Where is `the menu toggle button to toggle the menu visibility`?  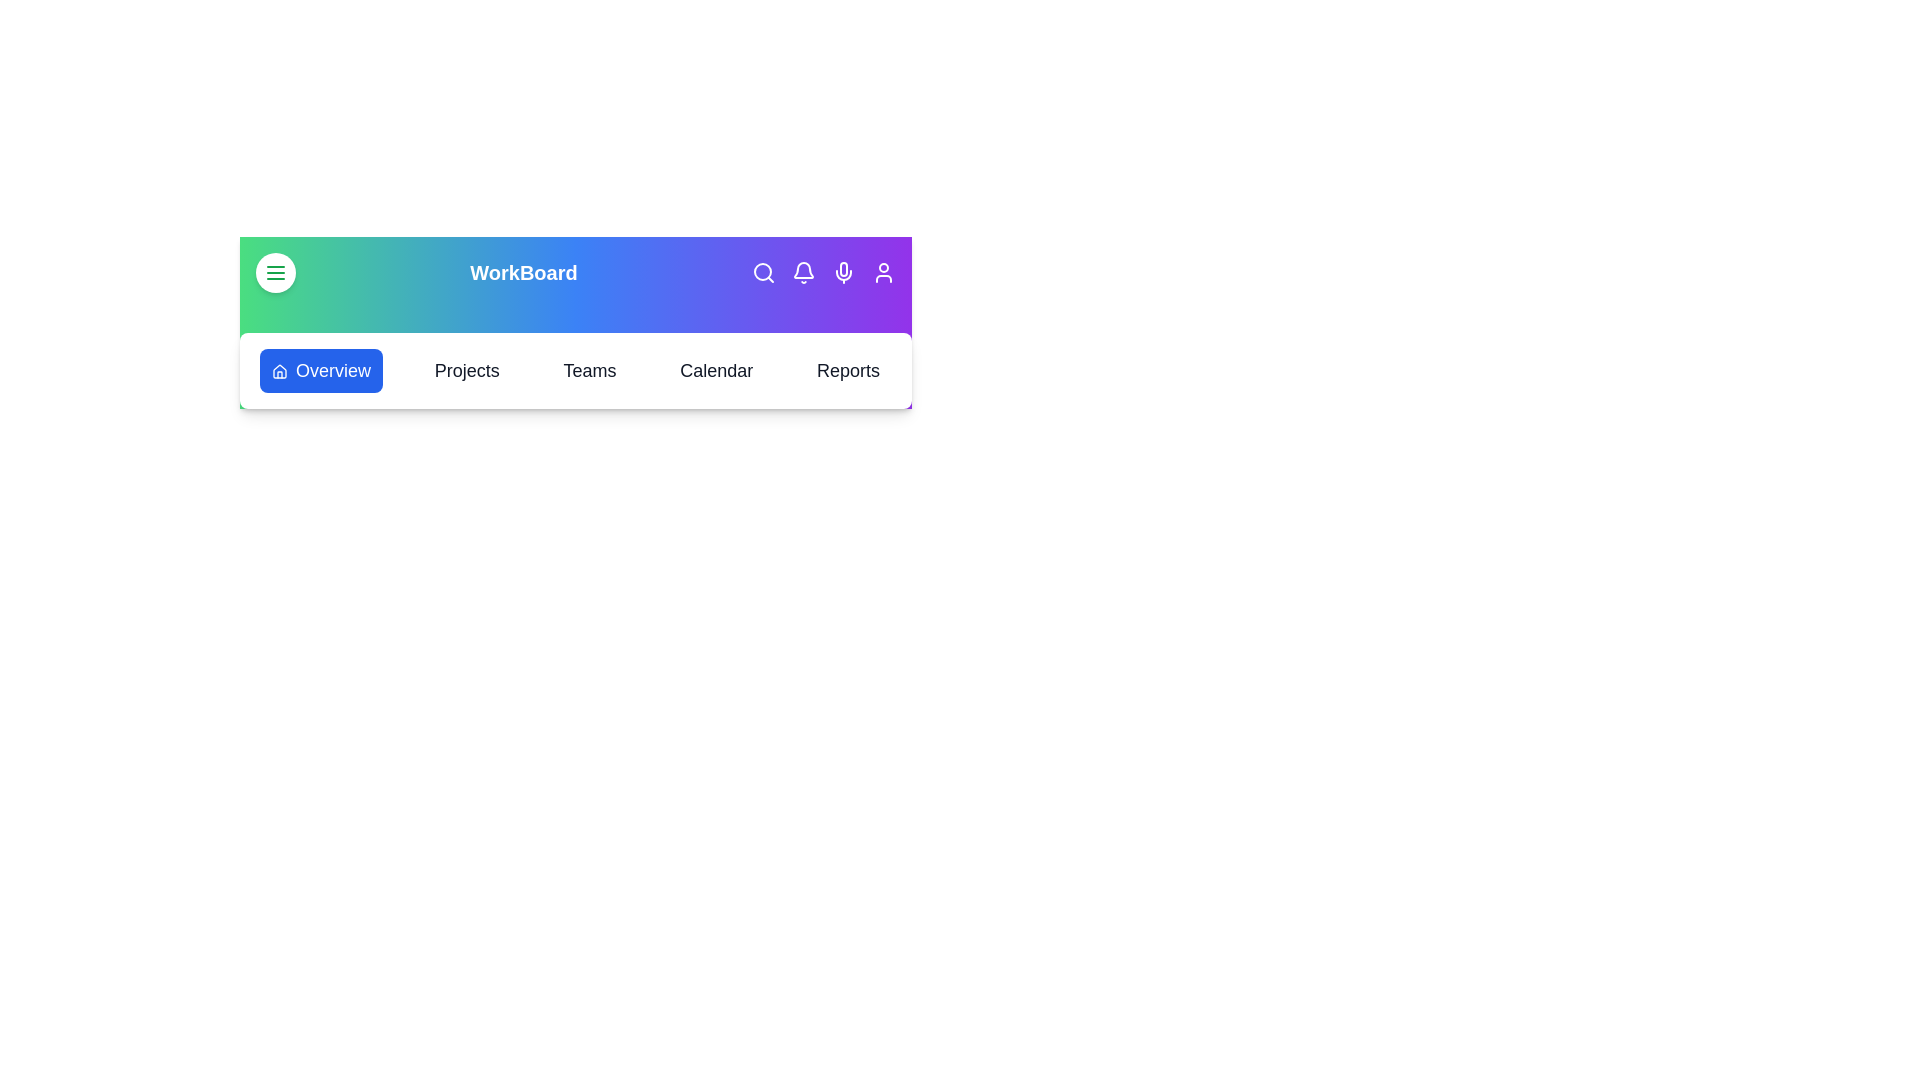
the menu toggle button to toggle the menu visibility is located at coordinates (274, 273).